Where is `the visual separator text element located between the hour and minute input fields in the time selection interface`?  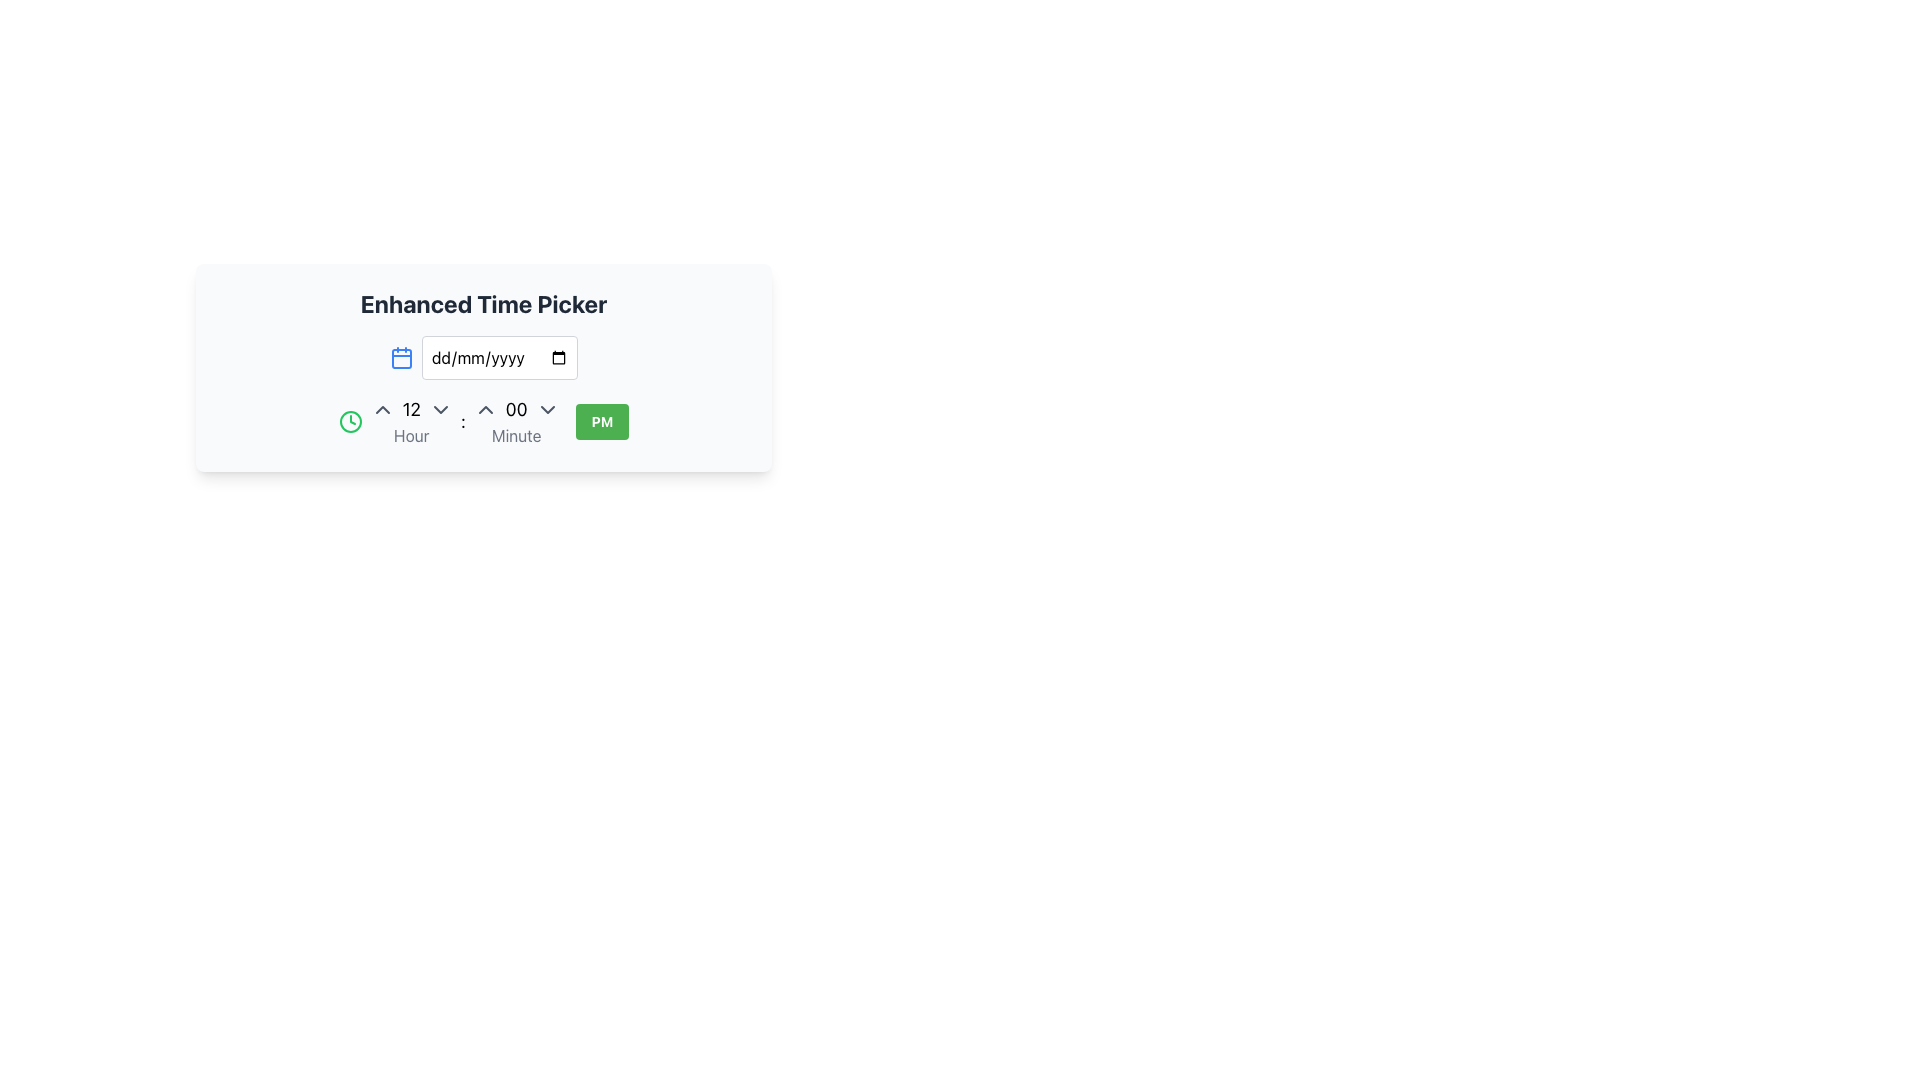
the visual separator text element located between the hour and minute input fields in the time selection interface is located at coordinates (462, 420).